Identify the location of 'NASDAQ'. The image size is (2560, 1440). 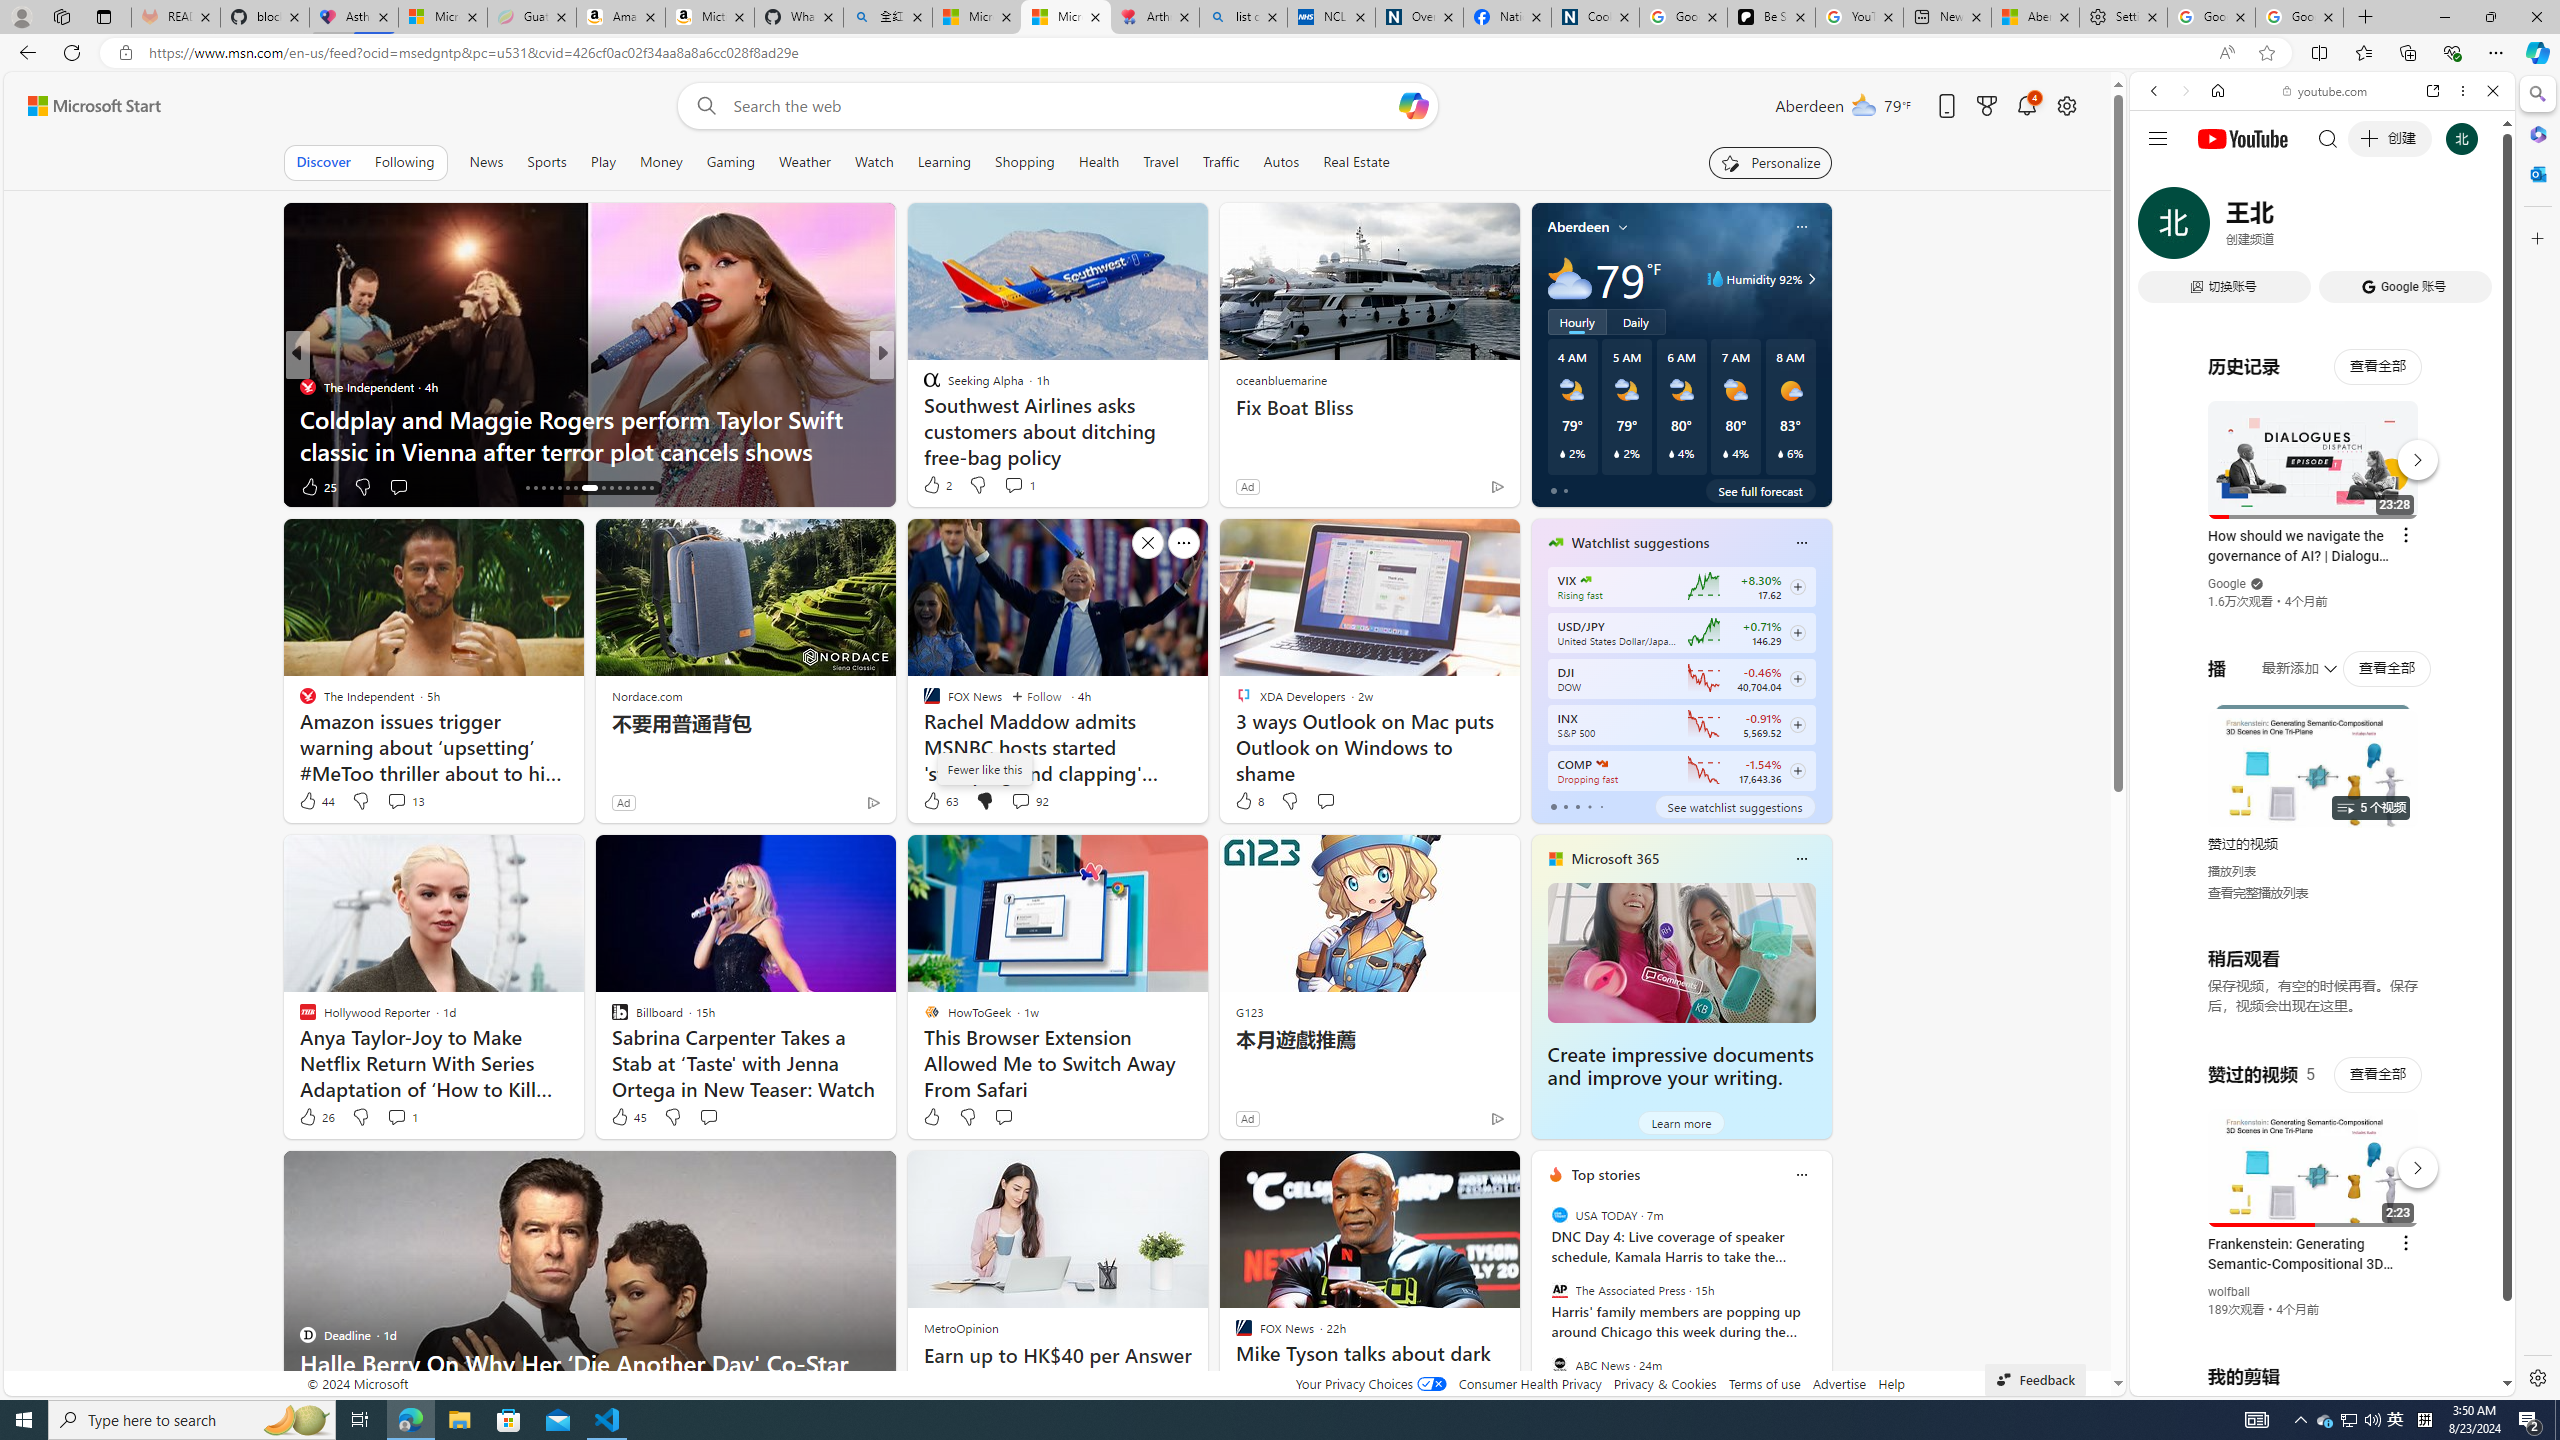
(1601, 762).